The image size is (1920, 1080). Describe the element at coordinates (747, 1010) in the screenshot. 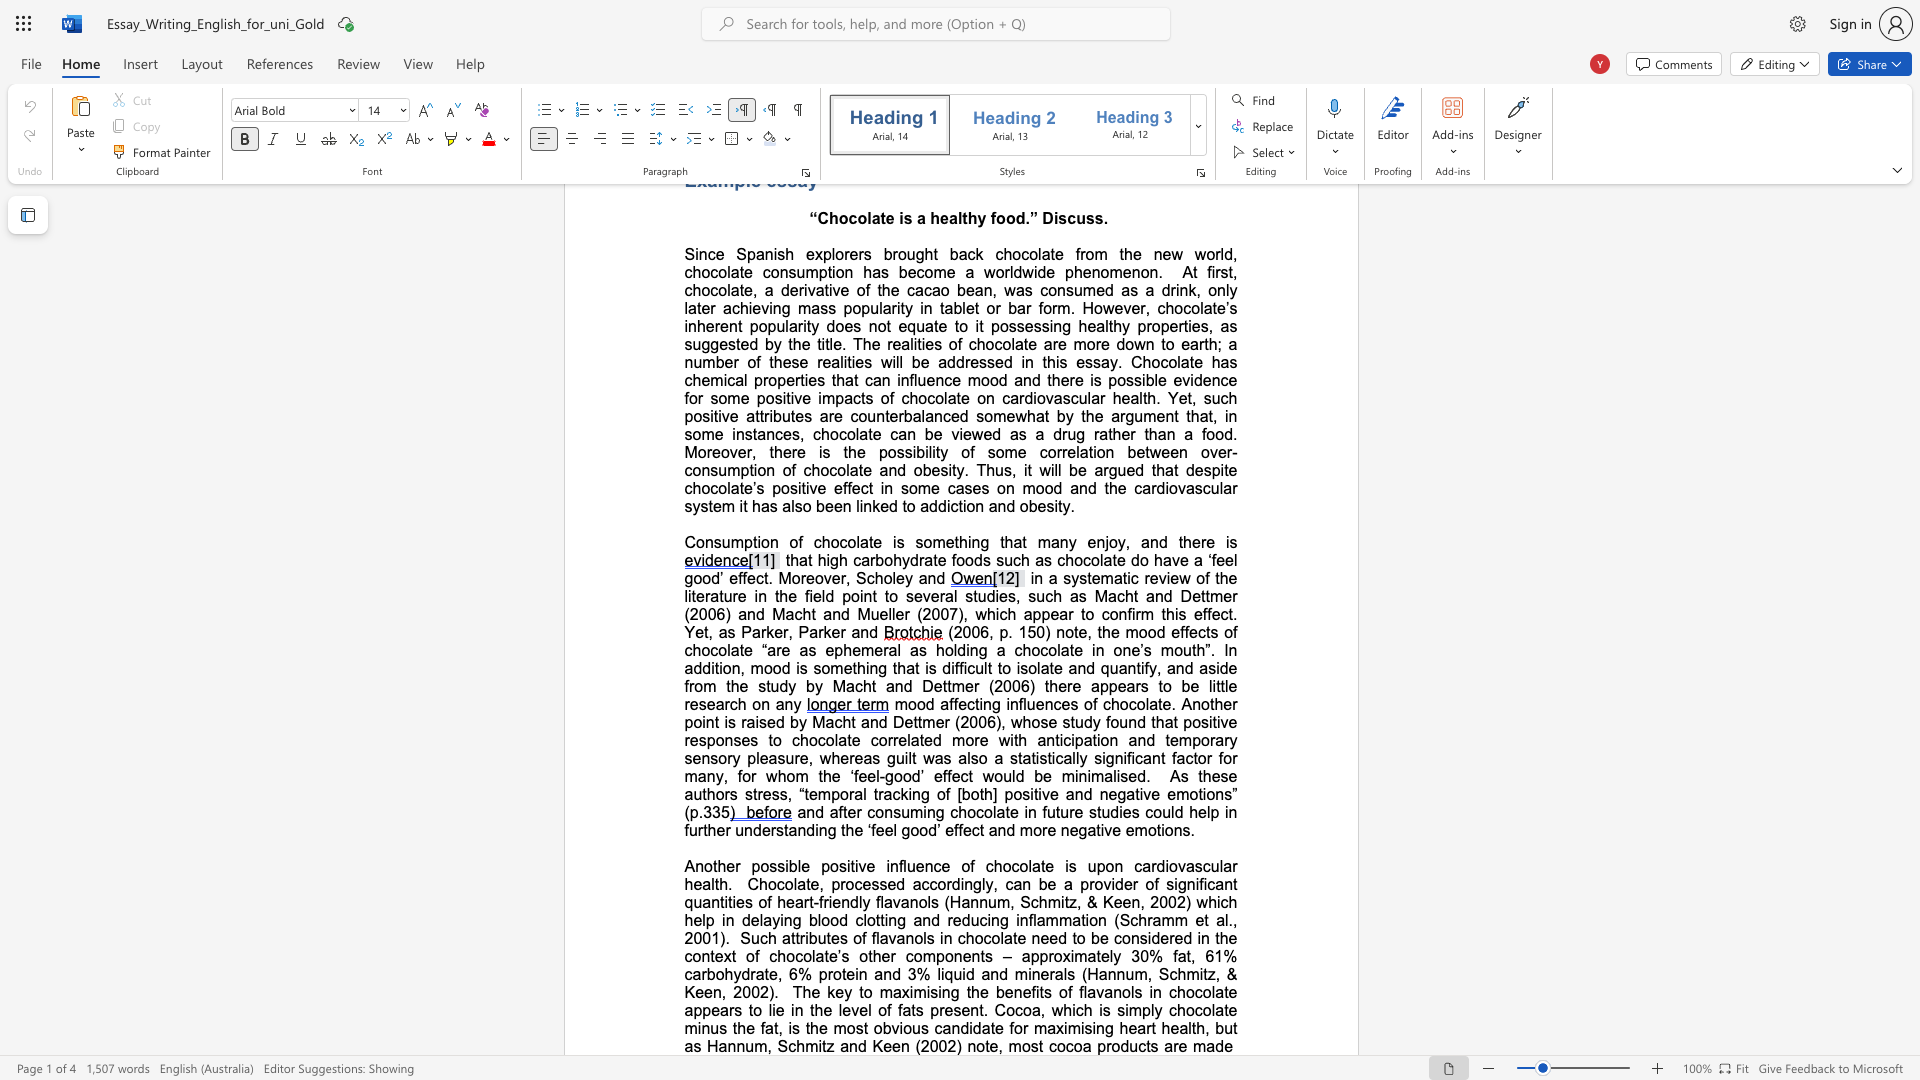

I see `the subset text "to lie in the level of fats present. Cocoa, which is simply chocolate minus the fat, is the most obvious candidate for maximising heart health, but as Hannum, Schmitz and Keen (2002) note, most cocoa products a" within the text "The key to maximising the benefits of flavanols in chocolate appears to lie in the level of fats present. Cocoa, which is simply chocolate minus the fat, is the most obvious candidate for maximising heart health, but as Hannum, Schmitz and Keen (2002) note, most cocoa products are made"` at that location.